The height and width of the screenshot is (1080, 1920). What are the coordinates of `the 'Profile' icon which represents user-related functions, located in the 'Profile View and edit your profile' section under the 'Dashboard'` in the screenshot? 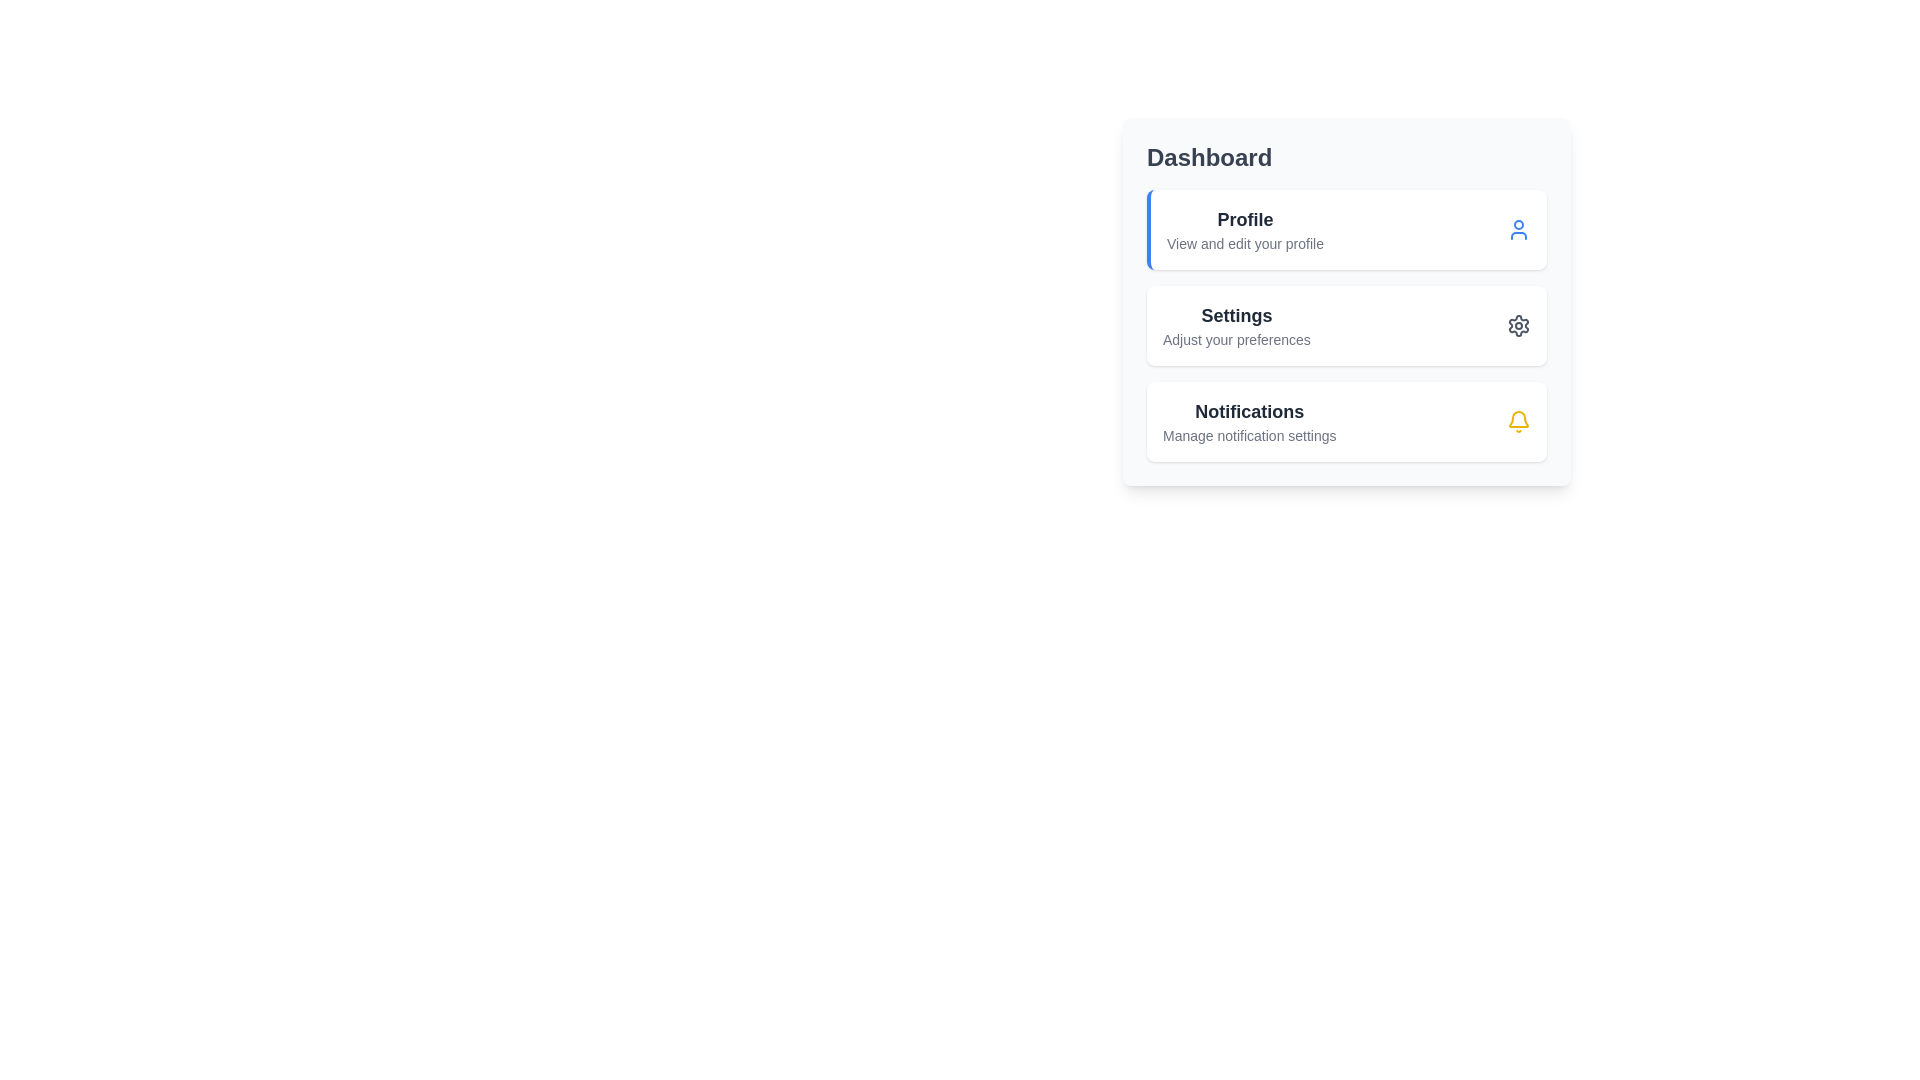 It's located at (1518, 229).